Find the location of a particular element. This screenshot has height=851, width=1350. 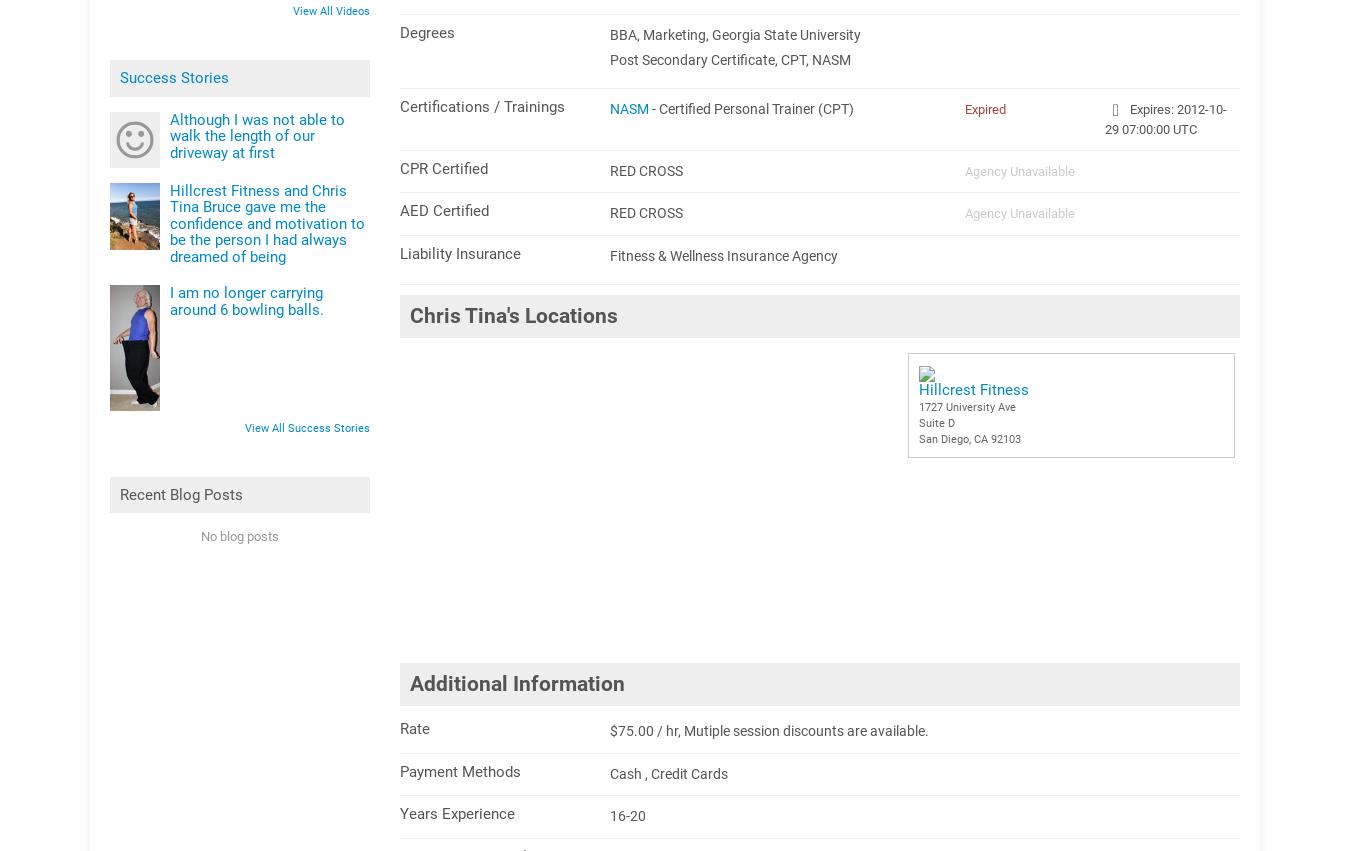

'View All Videos' is located at coordinates (291, 10).